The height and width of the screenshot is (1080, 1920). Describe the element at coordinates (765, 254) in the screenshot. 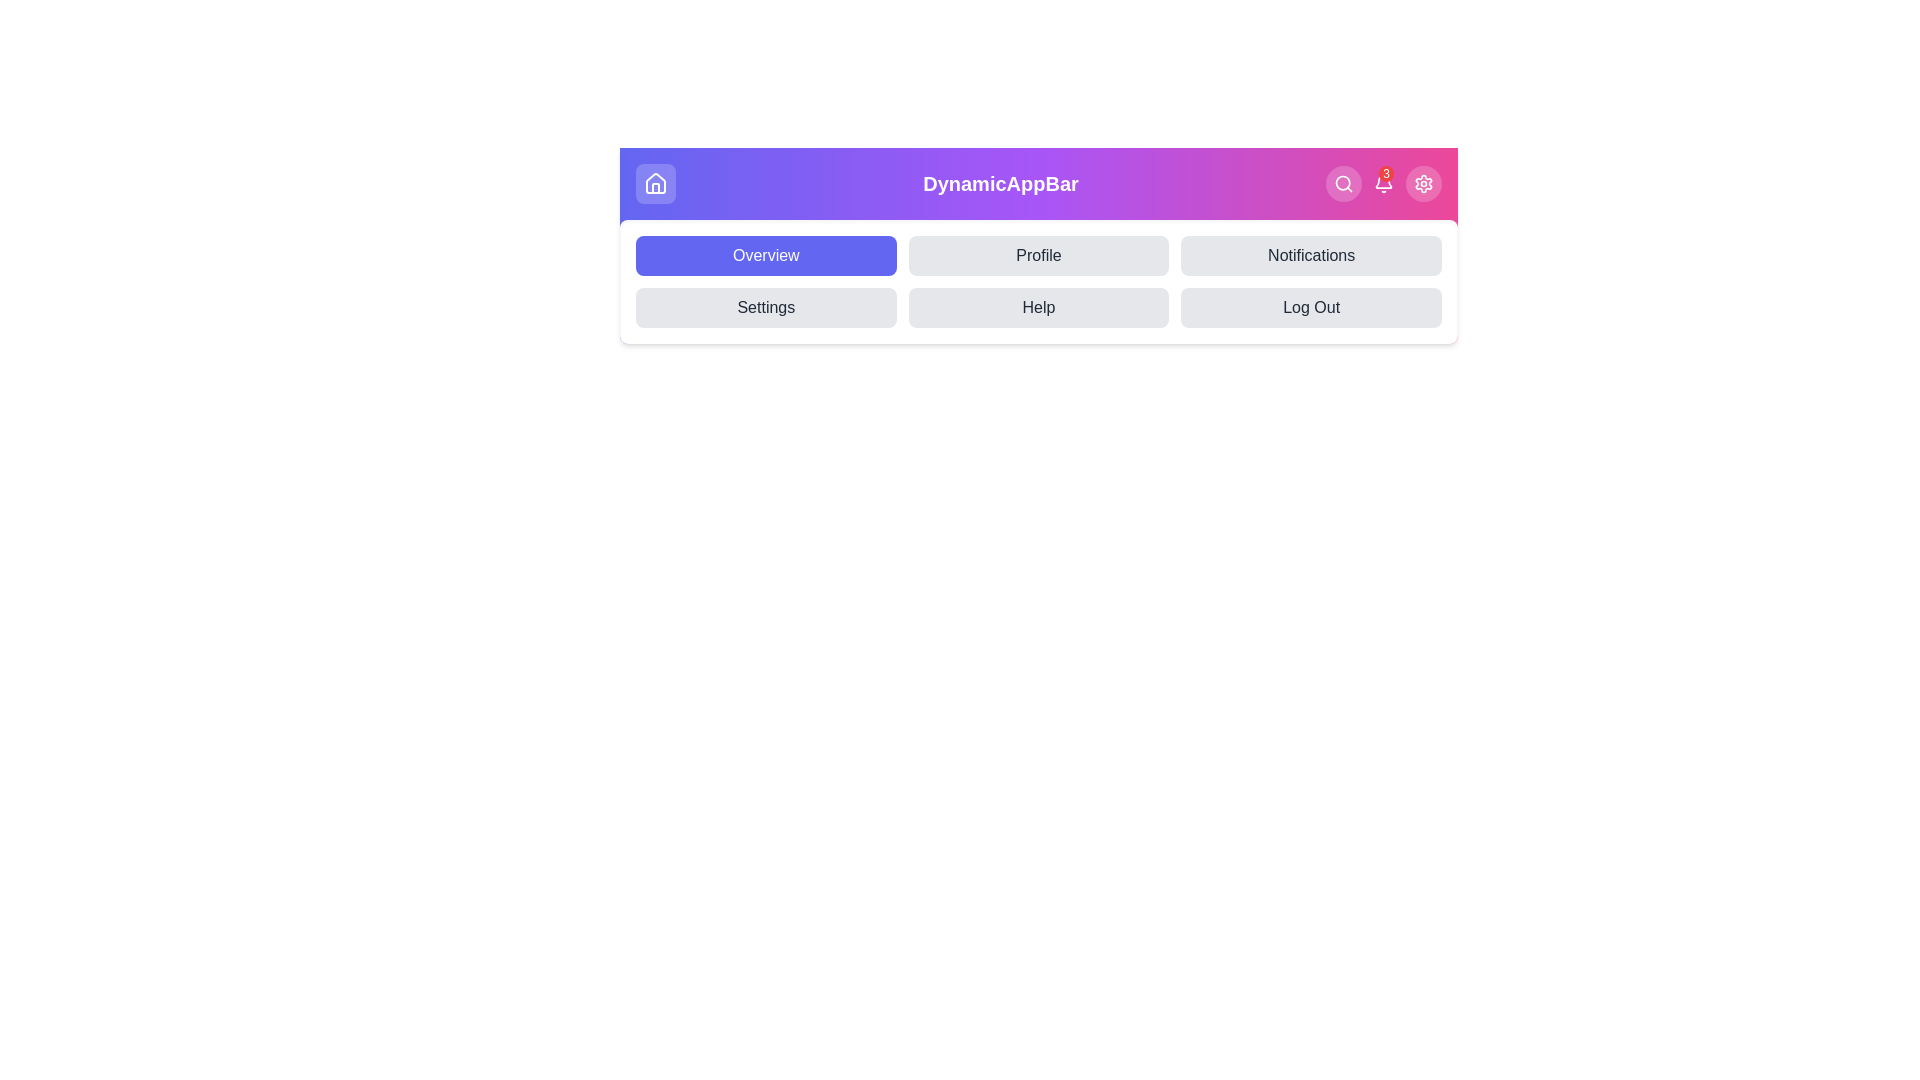

I see `the Overview tab in the navigation menu` at that location.